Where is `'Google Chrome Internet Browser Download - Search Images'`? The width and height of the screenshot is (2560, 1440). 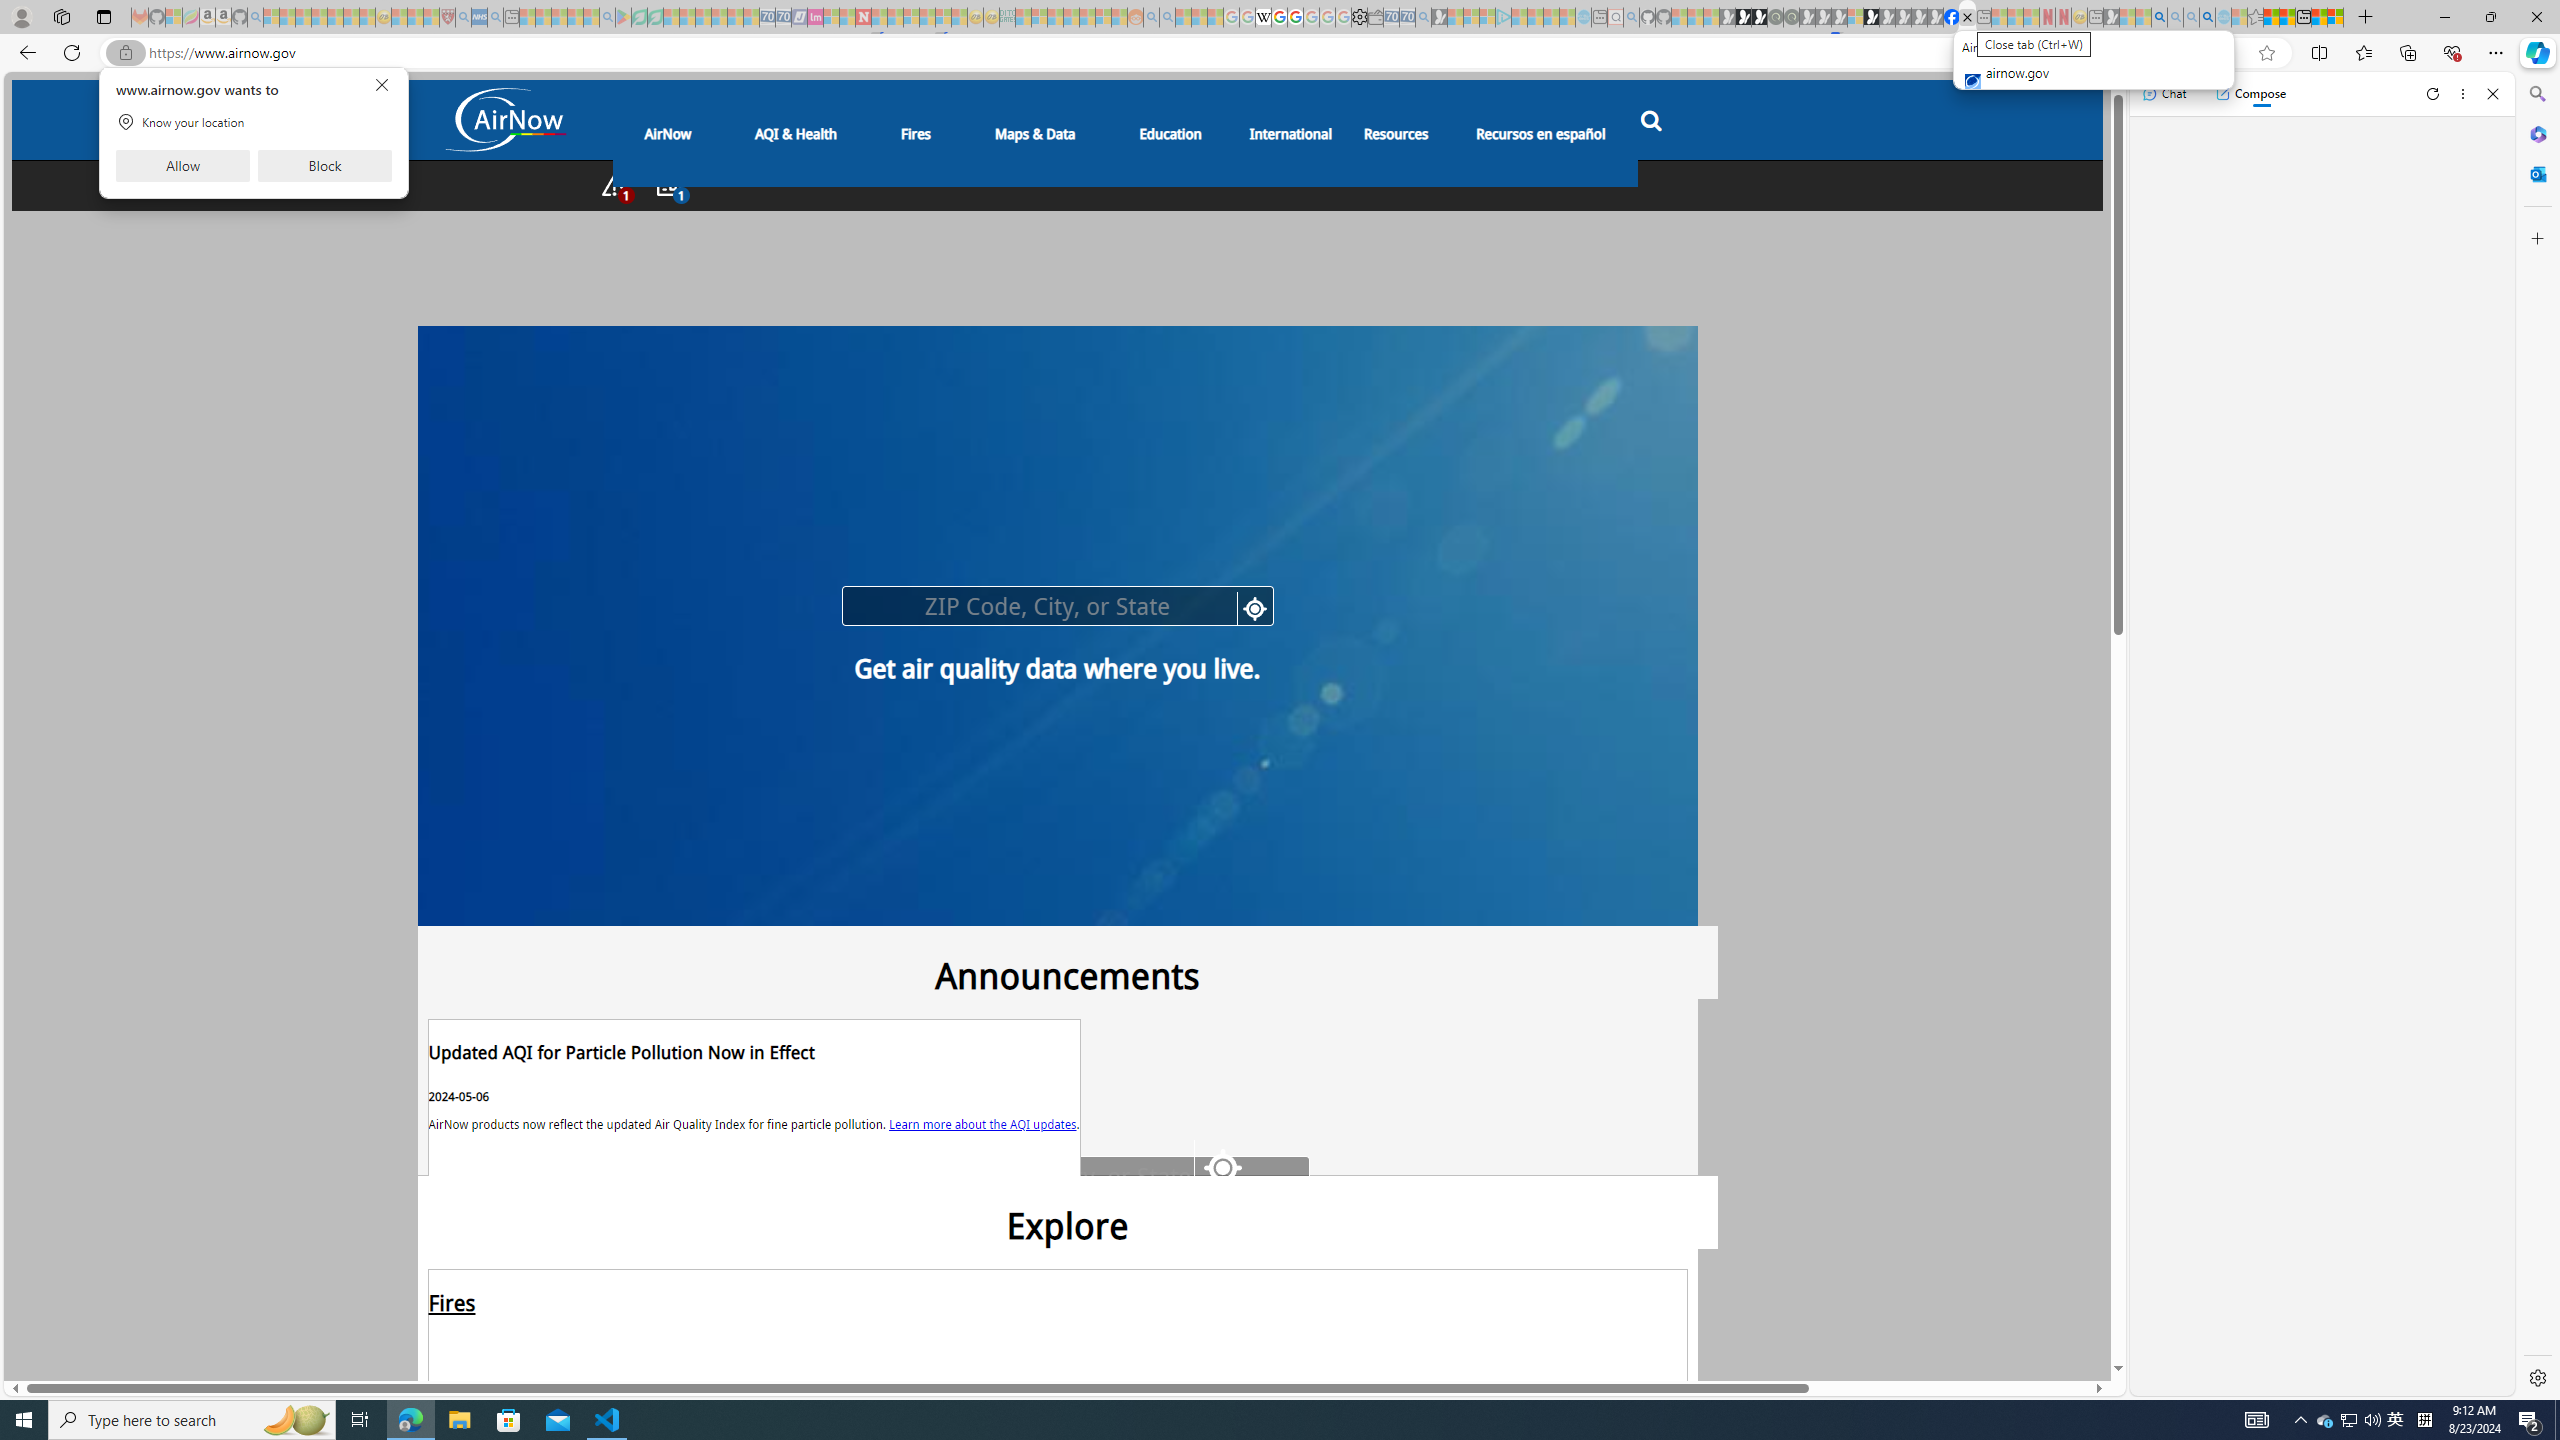 'Google Chrome Internet Browser Download - Search Images' is located at coordinates (2208, 16).